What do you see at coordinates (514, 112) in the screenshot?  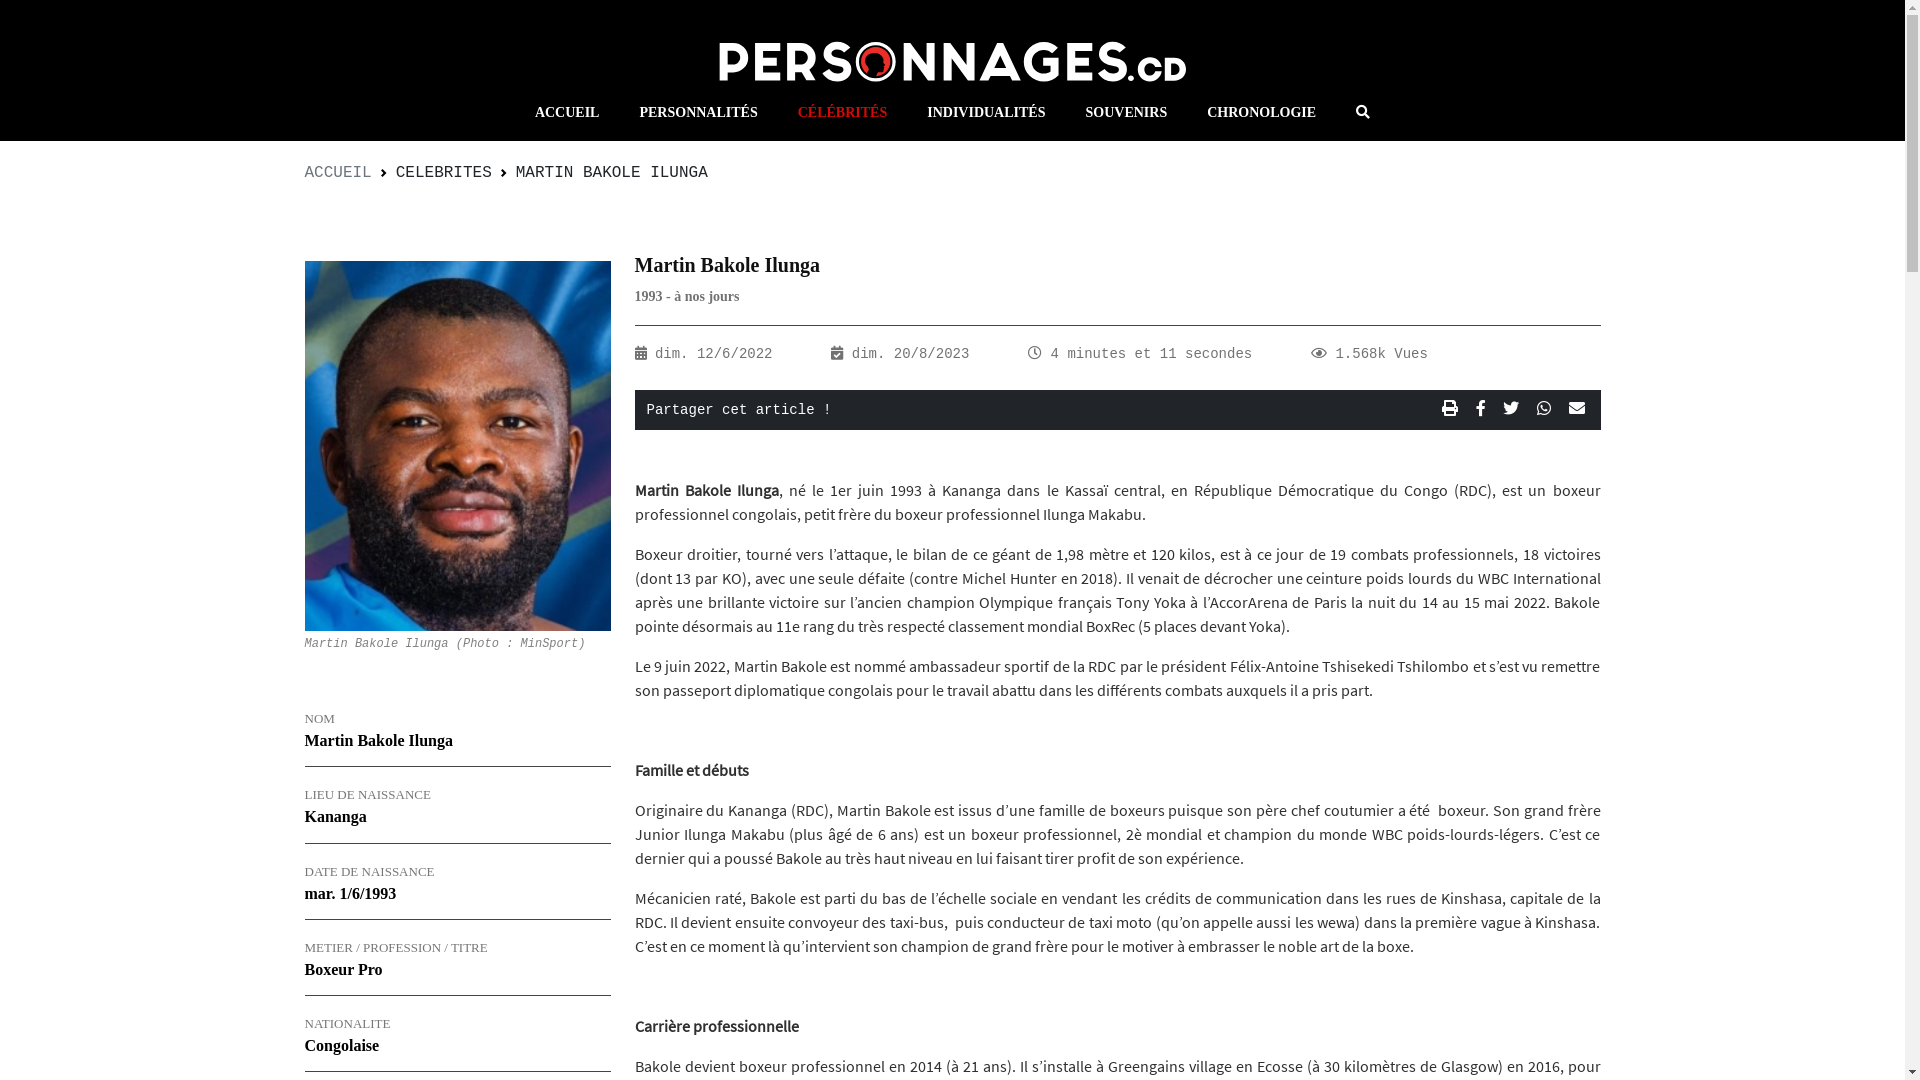 I see `'ACCUEIL'` at bounding box center [514, 112].